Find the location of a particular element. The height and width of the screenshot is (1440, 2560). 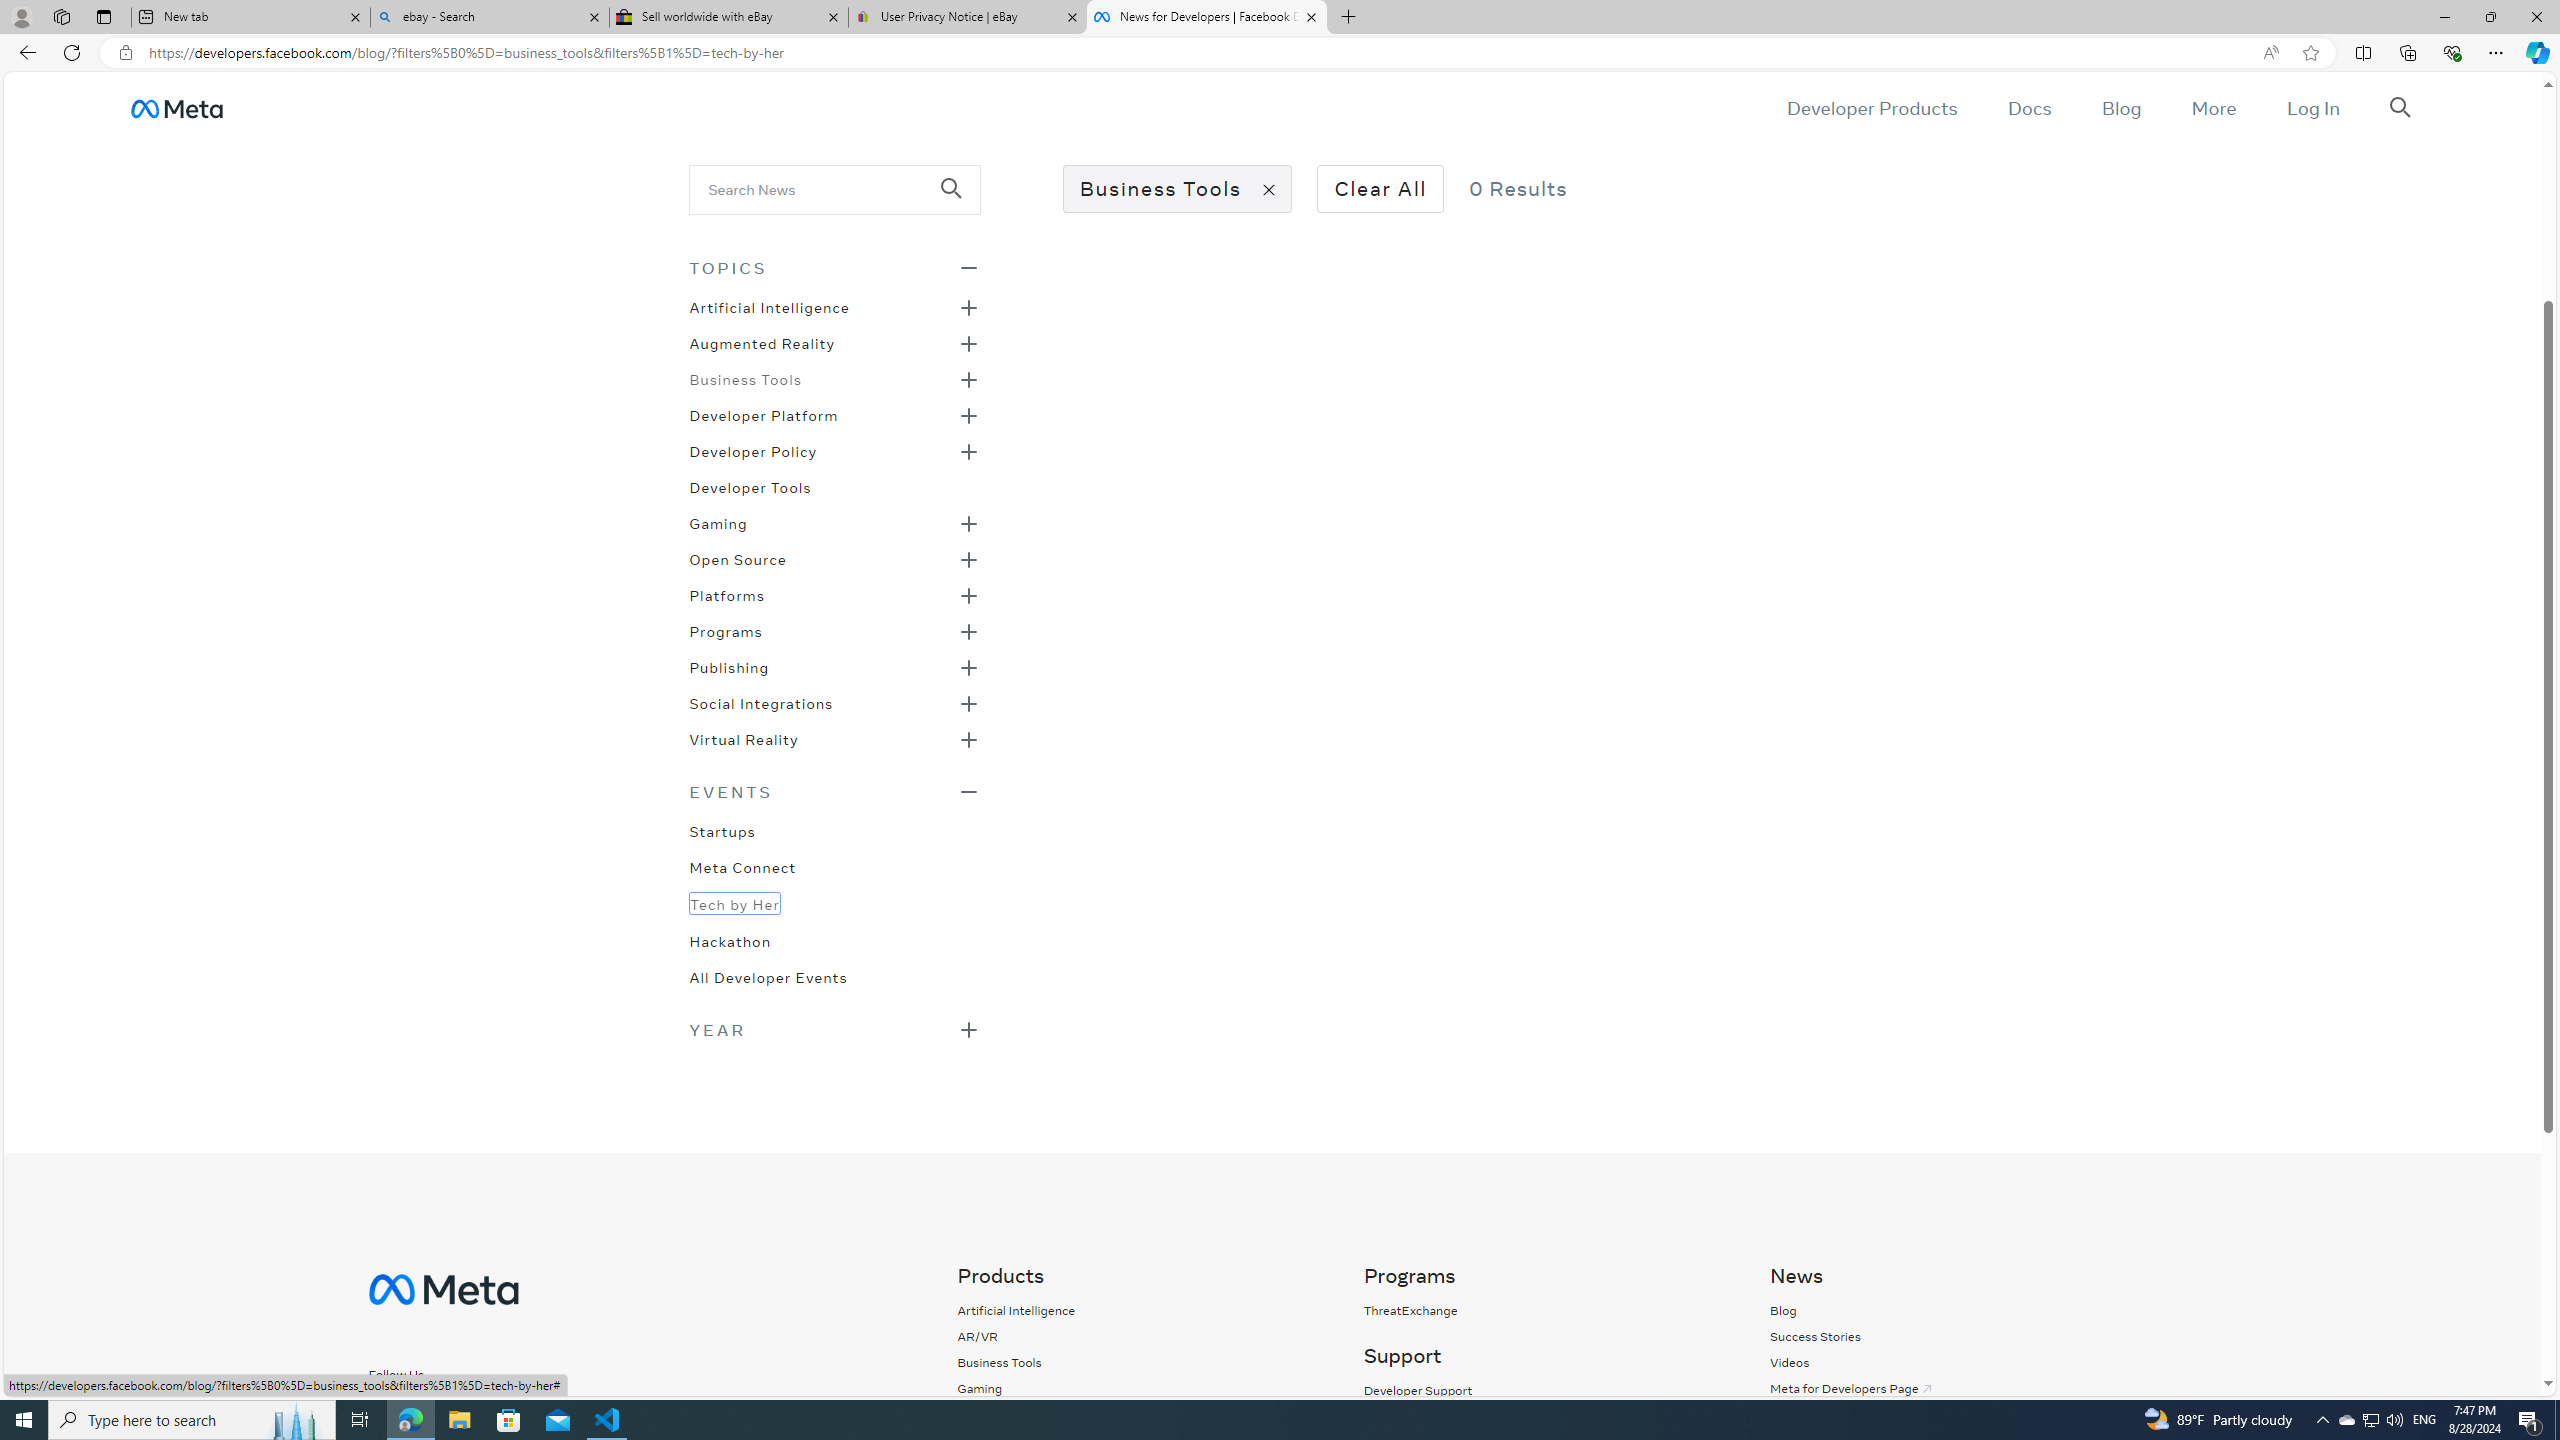

'All Developer Events' is located at coordinates (767, 974).